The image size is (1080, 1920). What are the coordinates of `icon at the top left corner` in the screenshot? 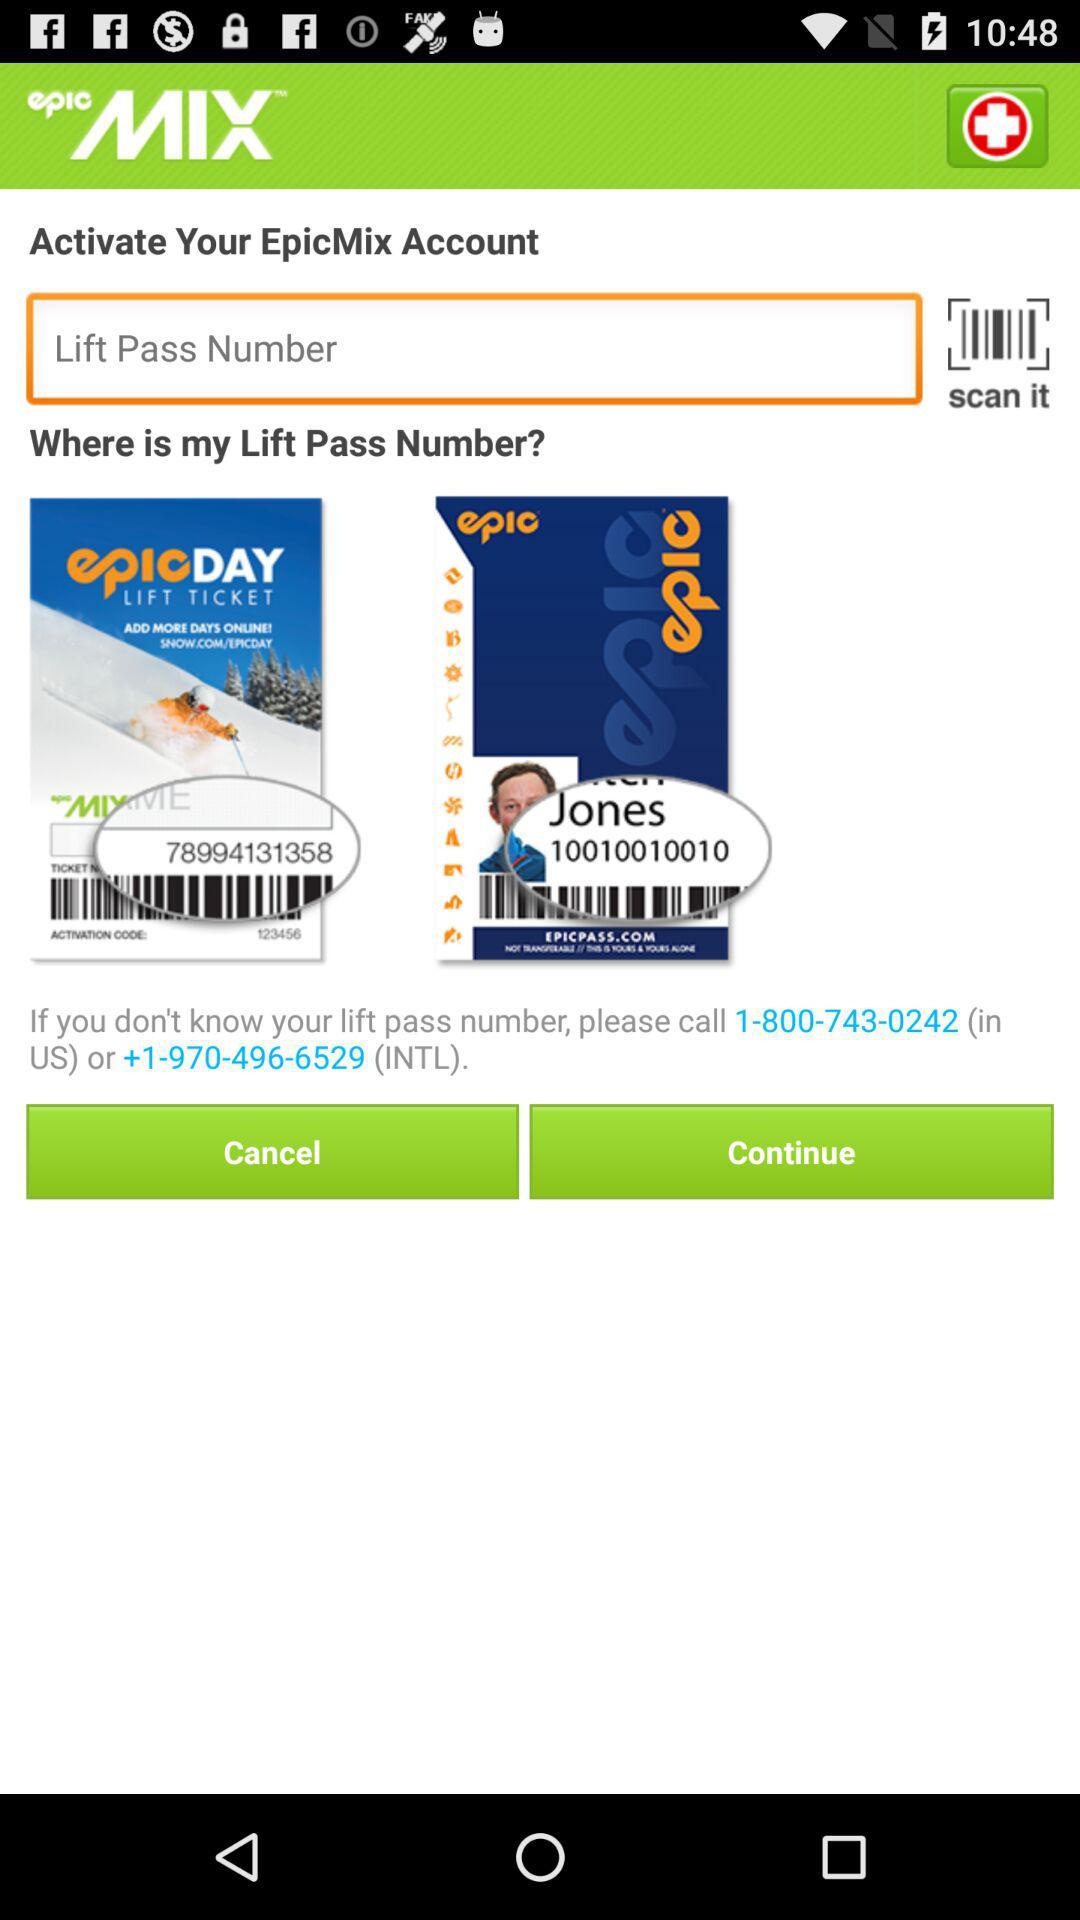 It's located at (156, 124).